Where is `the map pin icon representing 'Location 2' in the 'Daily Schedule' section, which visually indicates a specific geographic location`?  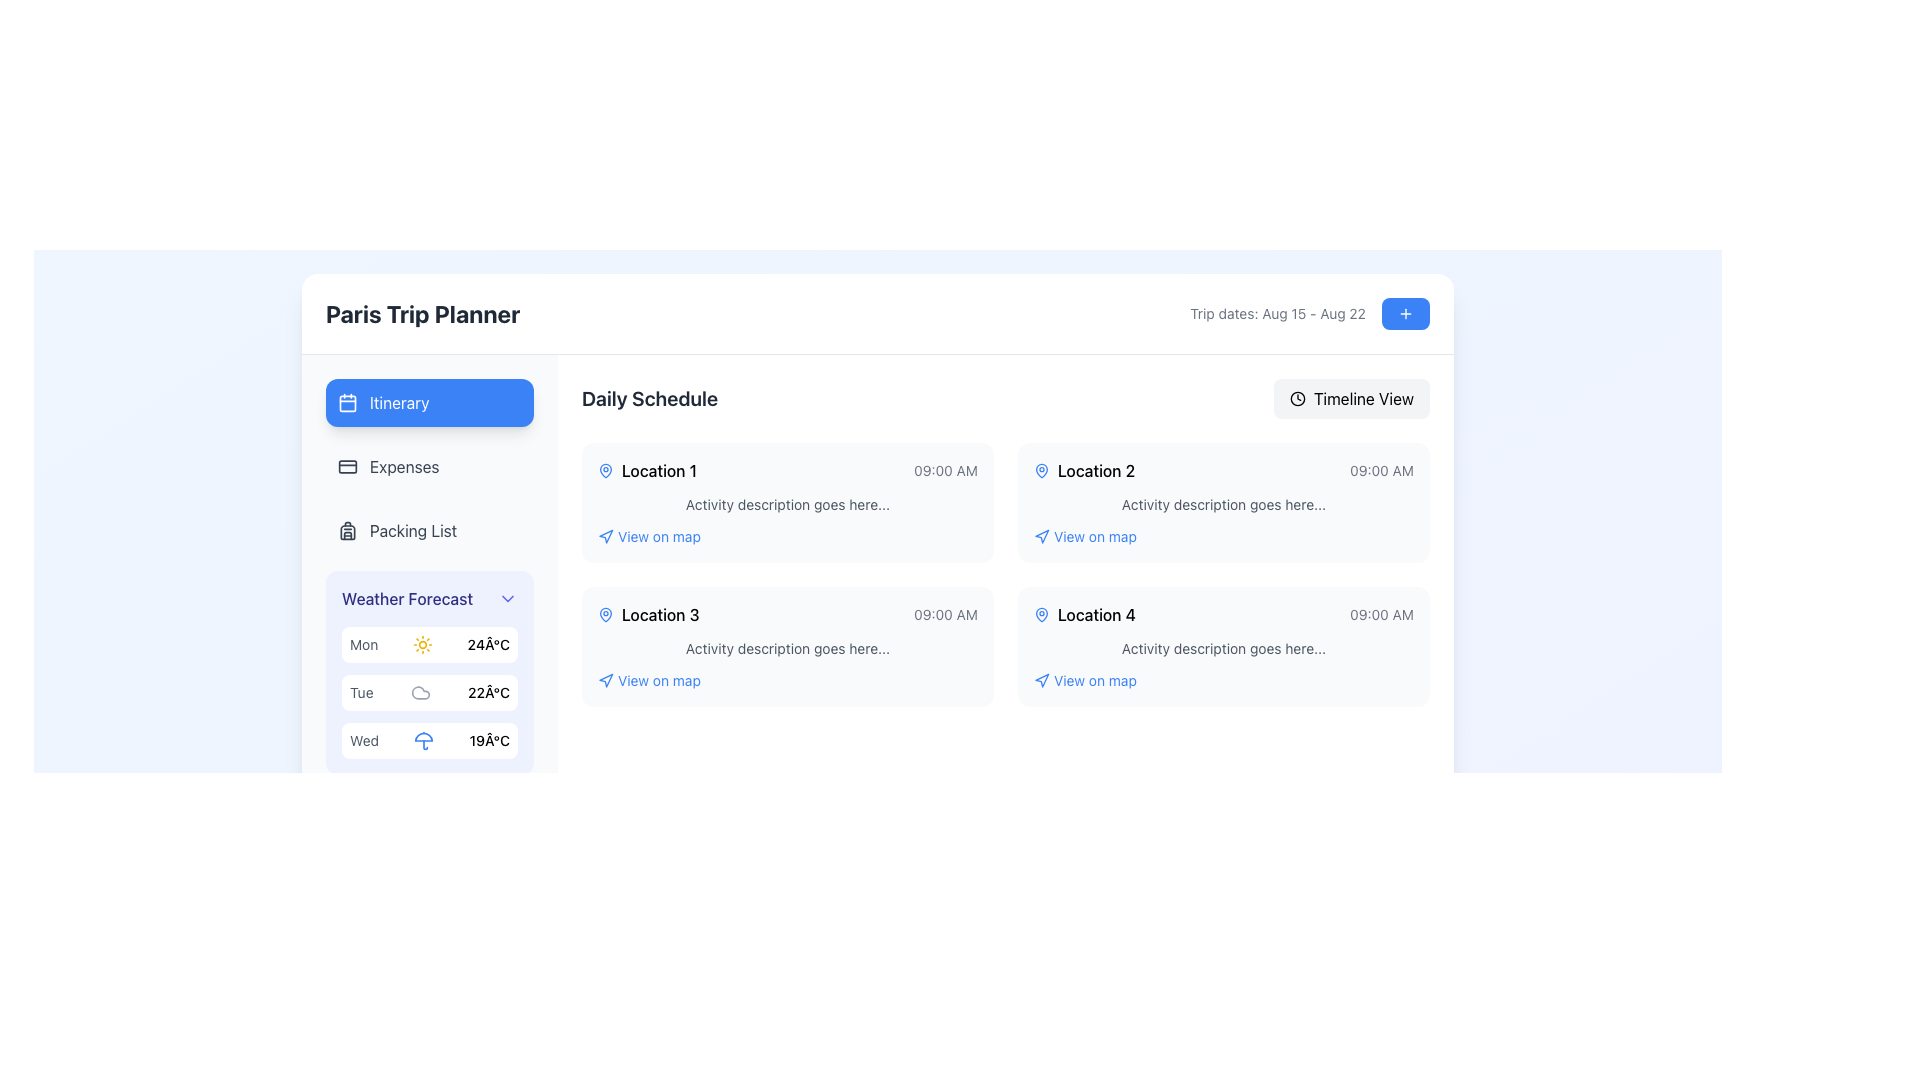 the map pin icon representing 'Location 2' in the 'Daily Schedule' section, which visually indicates a specific geographic location is located at coordinates (1040, 470).